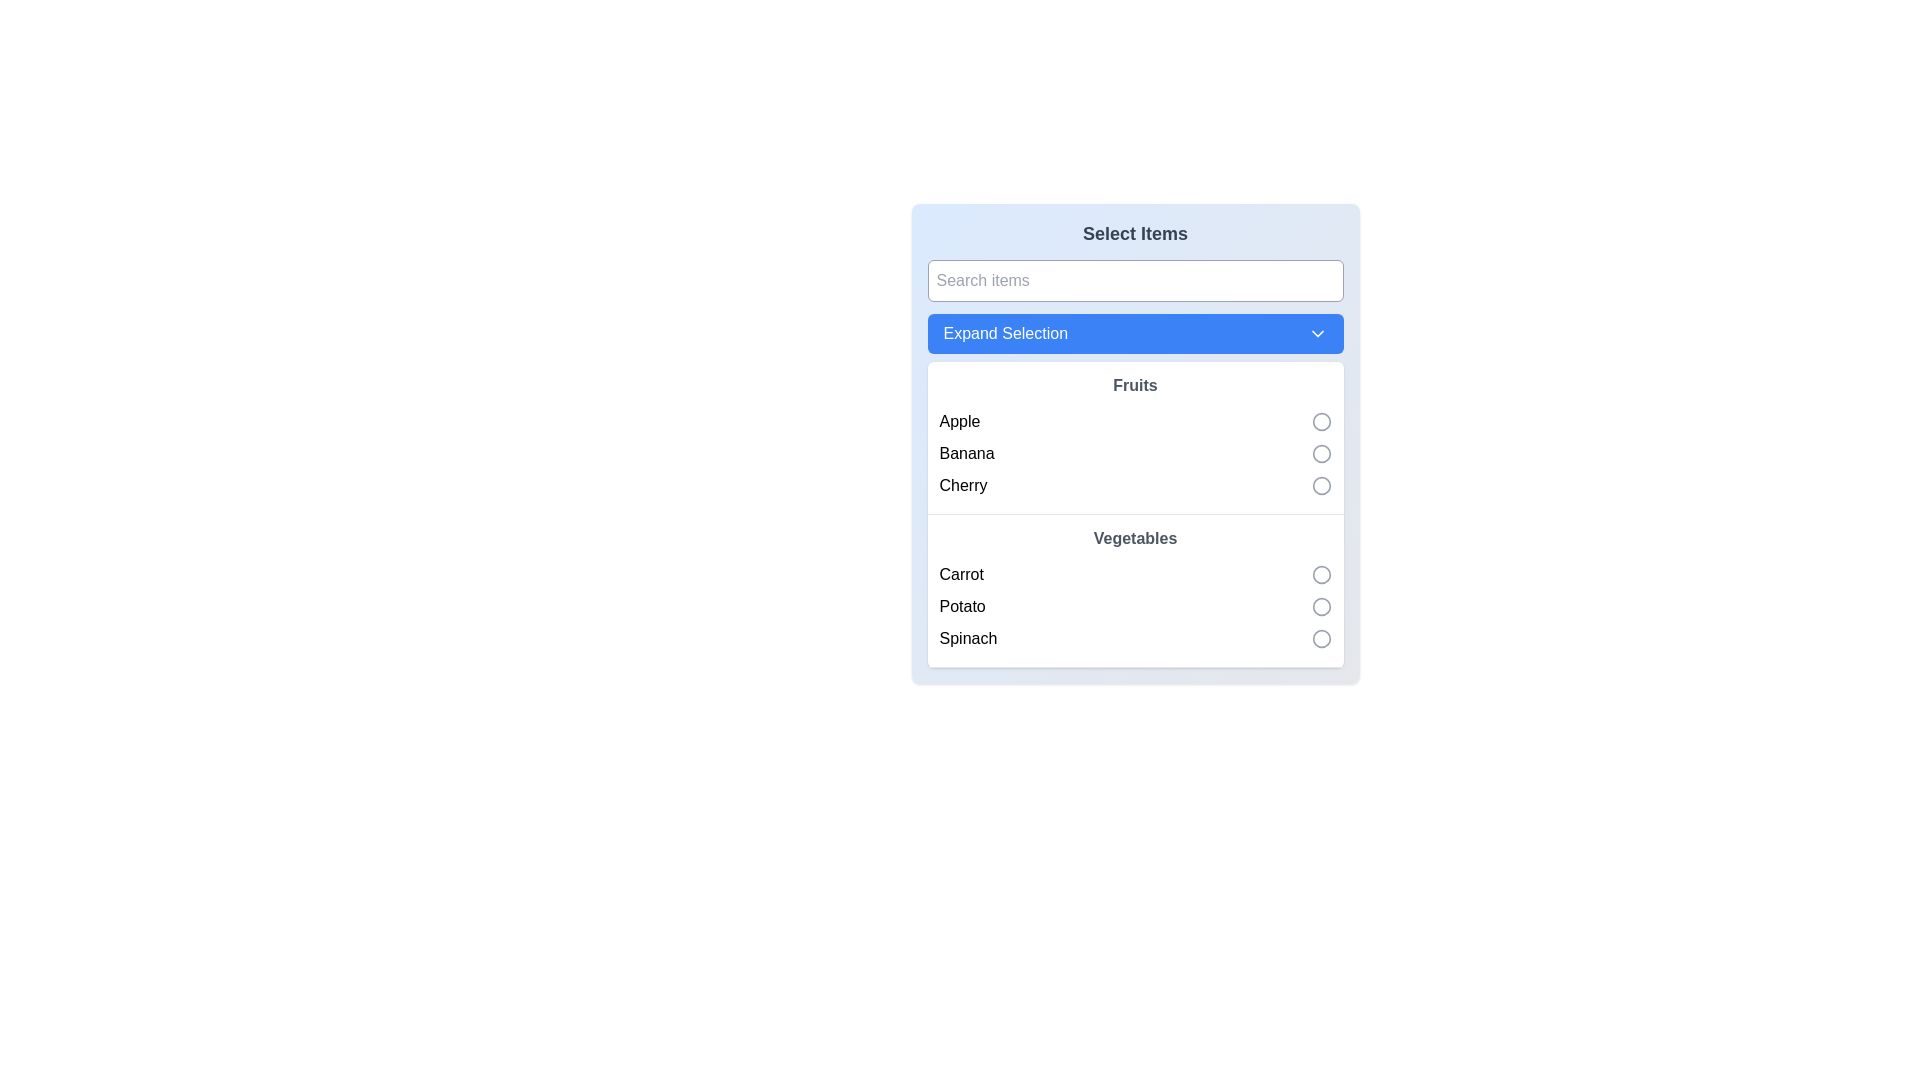  I want to click on the 'Potato' entry in the second row of the 'Vegetables' section, so click(1135, 605).